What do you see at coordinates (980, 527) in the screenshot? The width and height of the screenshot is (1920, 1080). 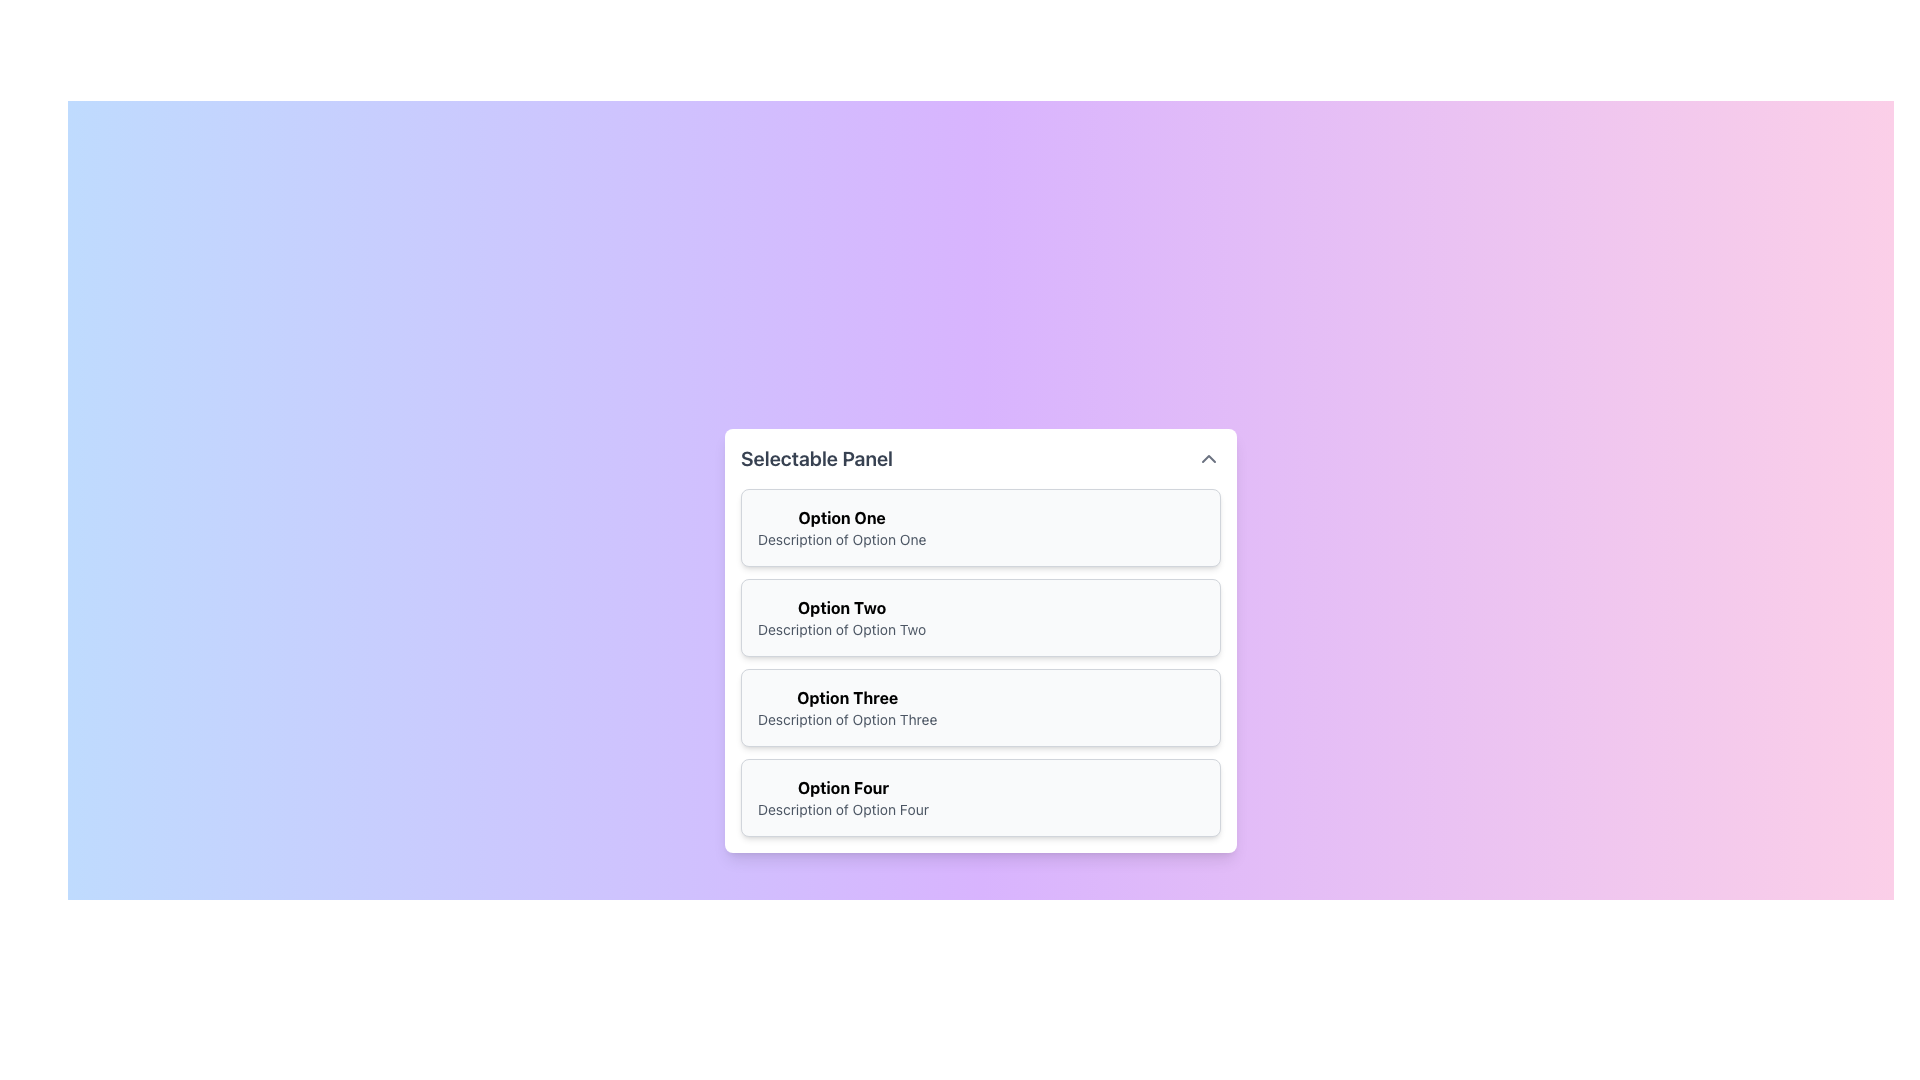 I see `the first selectable option button in the list` at bounding box center [980, 527].